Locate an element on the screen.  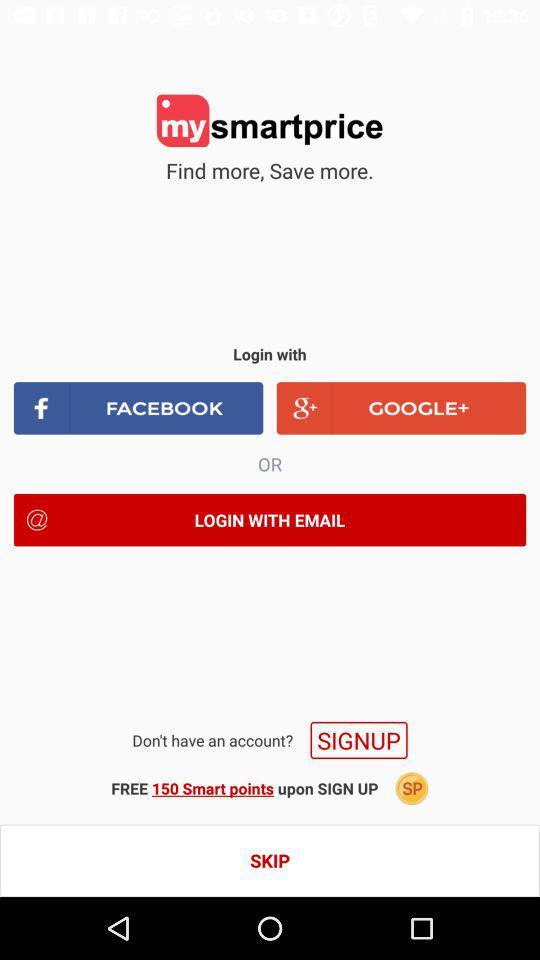
item to the right of don t have is located at coordinates (358, 739).